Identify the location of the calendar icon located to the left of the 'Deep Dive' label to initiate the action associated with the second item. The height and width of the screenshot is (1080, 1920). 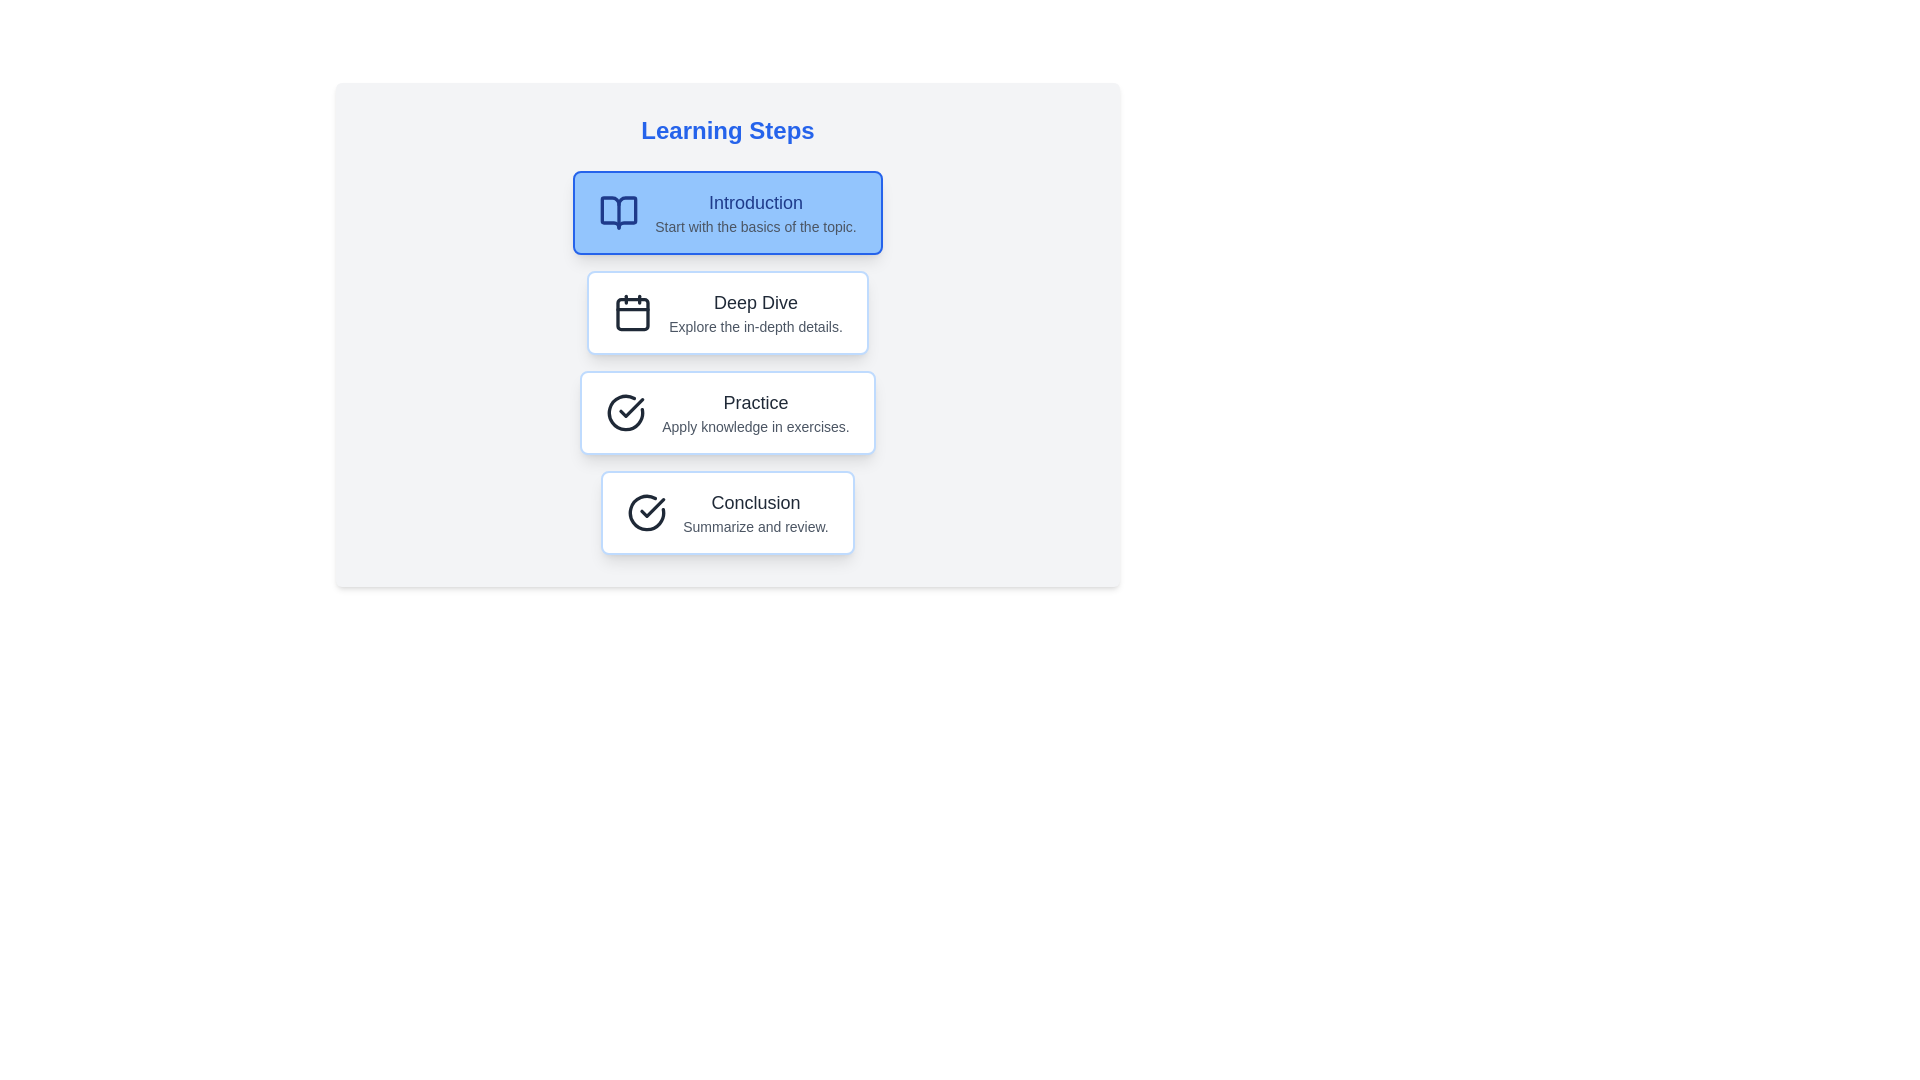
(632, 312).